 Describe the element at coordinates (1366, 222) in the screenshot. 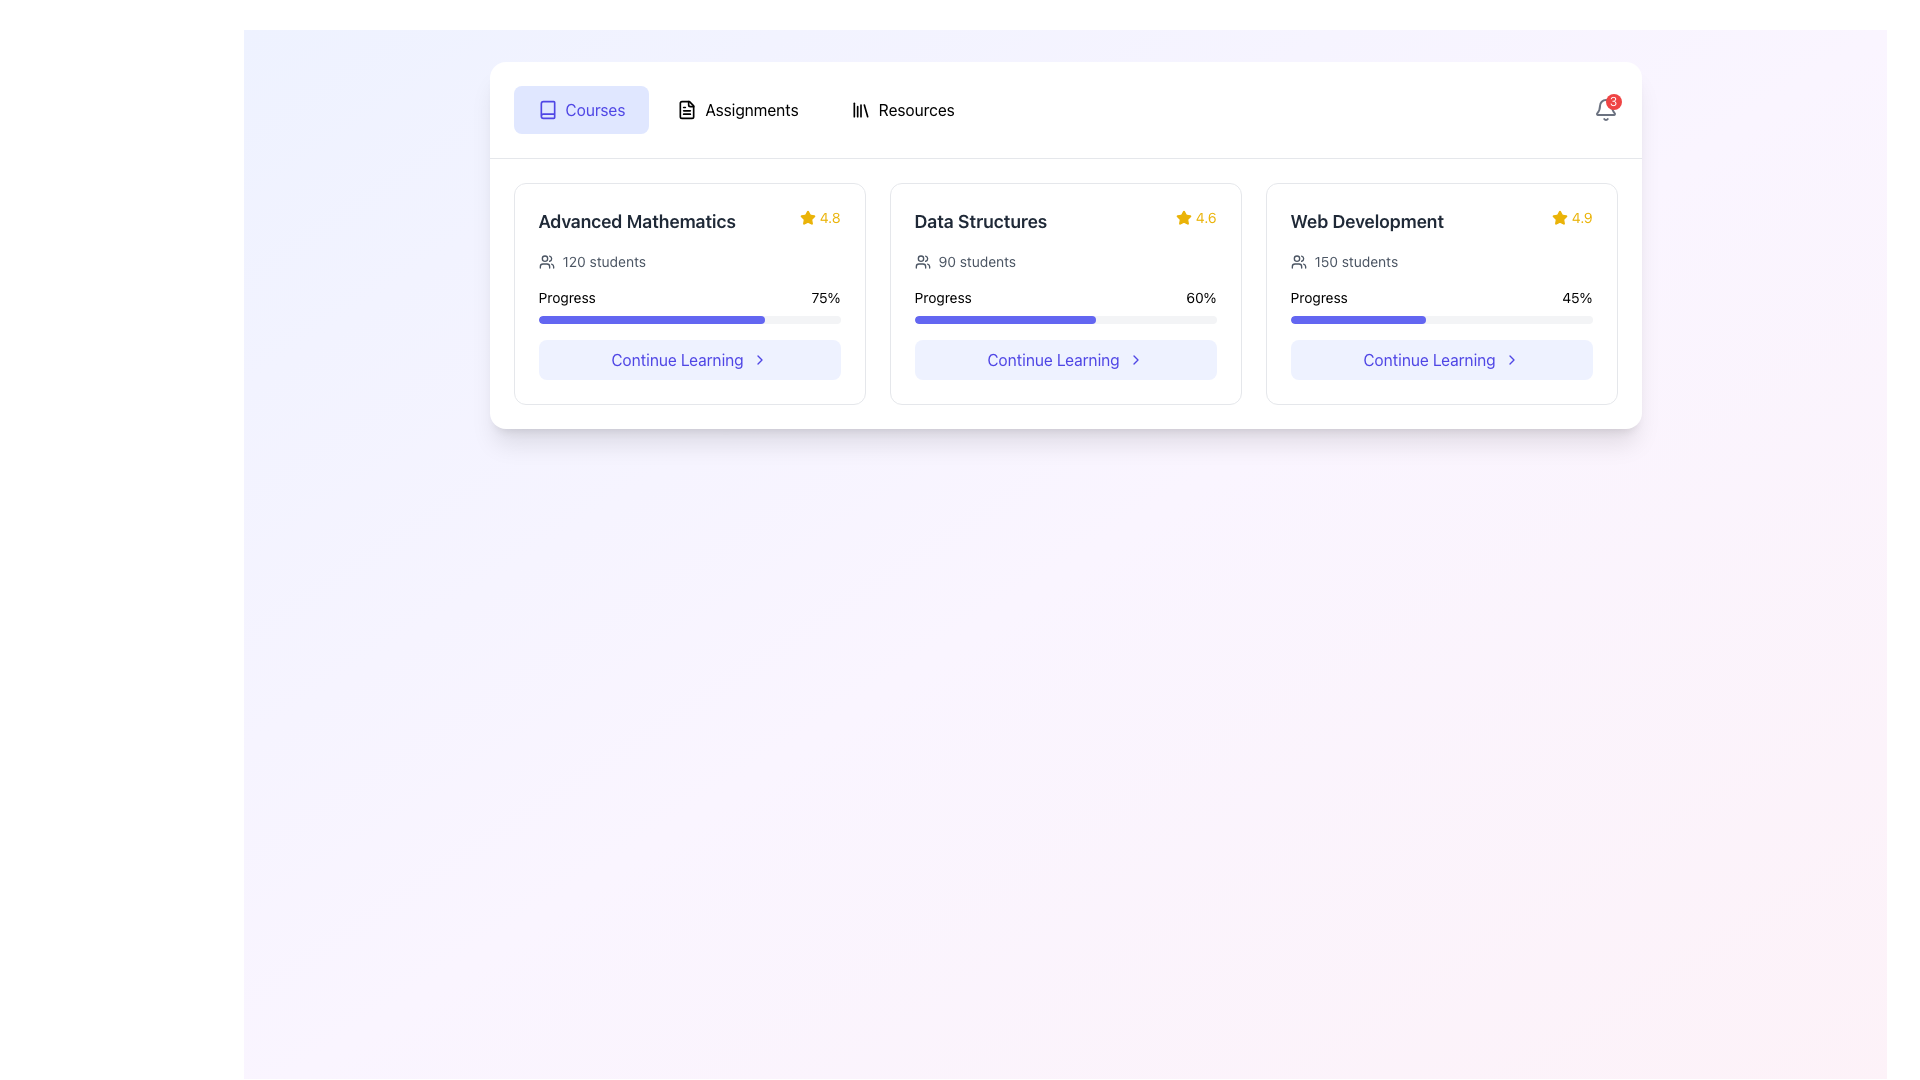

I see `the 'Web Development' text label, which is styled in bold with a larger font size and dark gray color, located in the top-right corner of the rightmost card in a grid of three cards` at that location.